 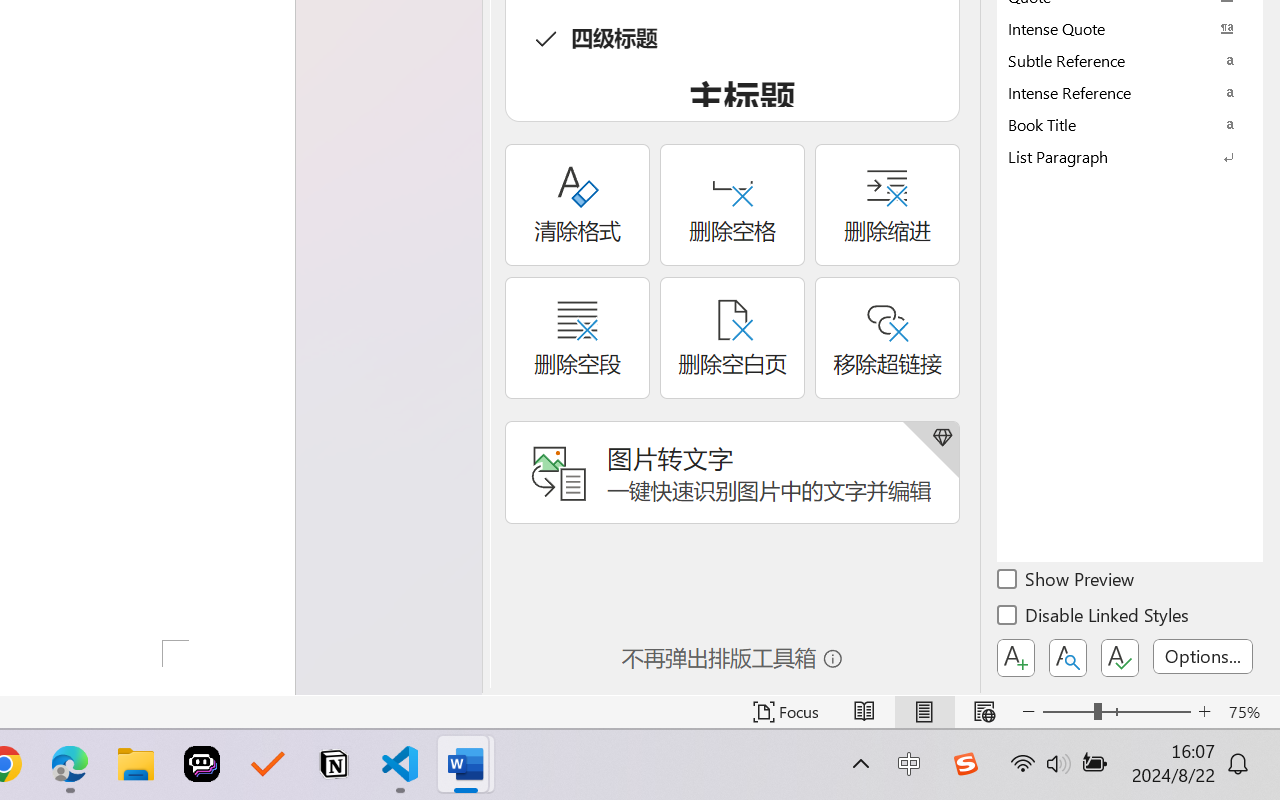 What do you see at coordinates (984, 711) in the screenshot?
I see `'Web Layout'` at bounding box center [984, 711].